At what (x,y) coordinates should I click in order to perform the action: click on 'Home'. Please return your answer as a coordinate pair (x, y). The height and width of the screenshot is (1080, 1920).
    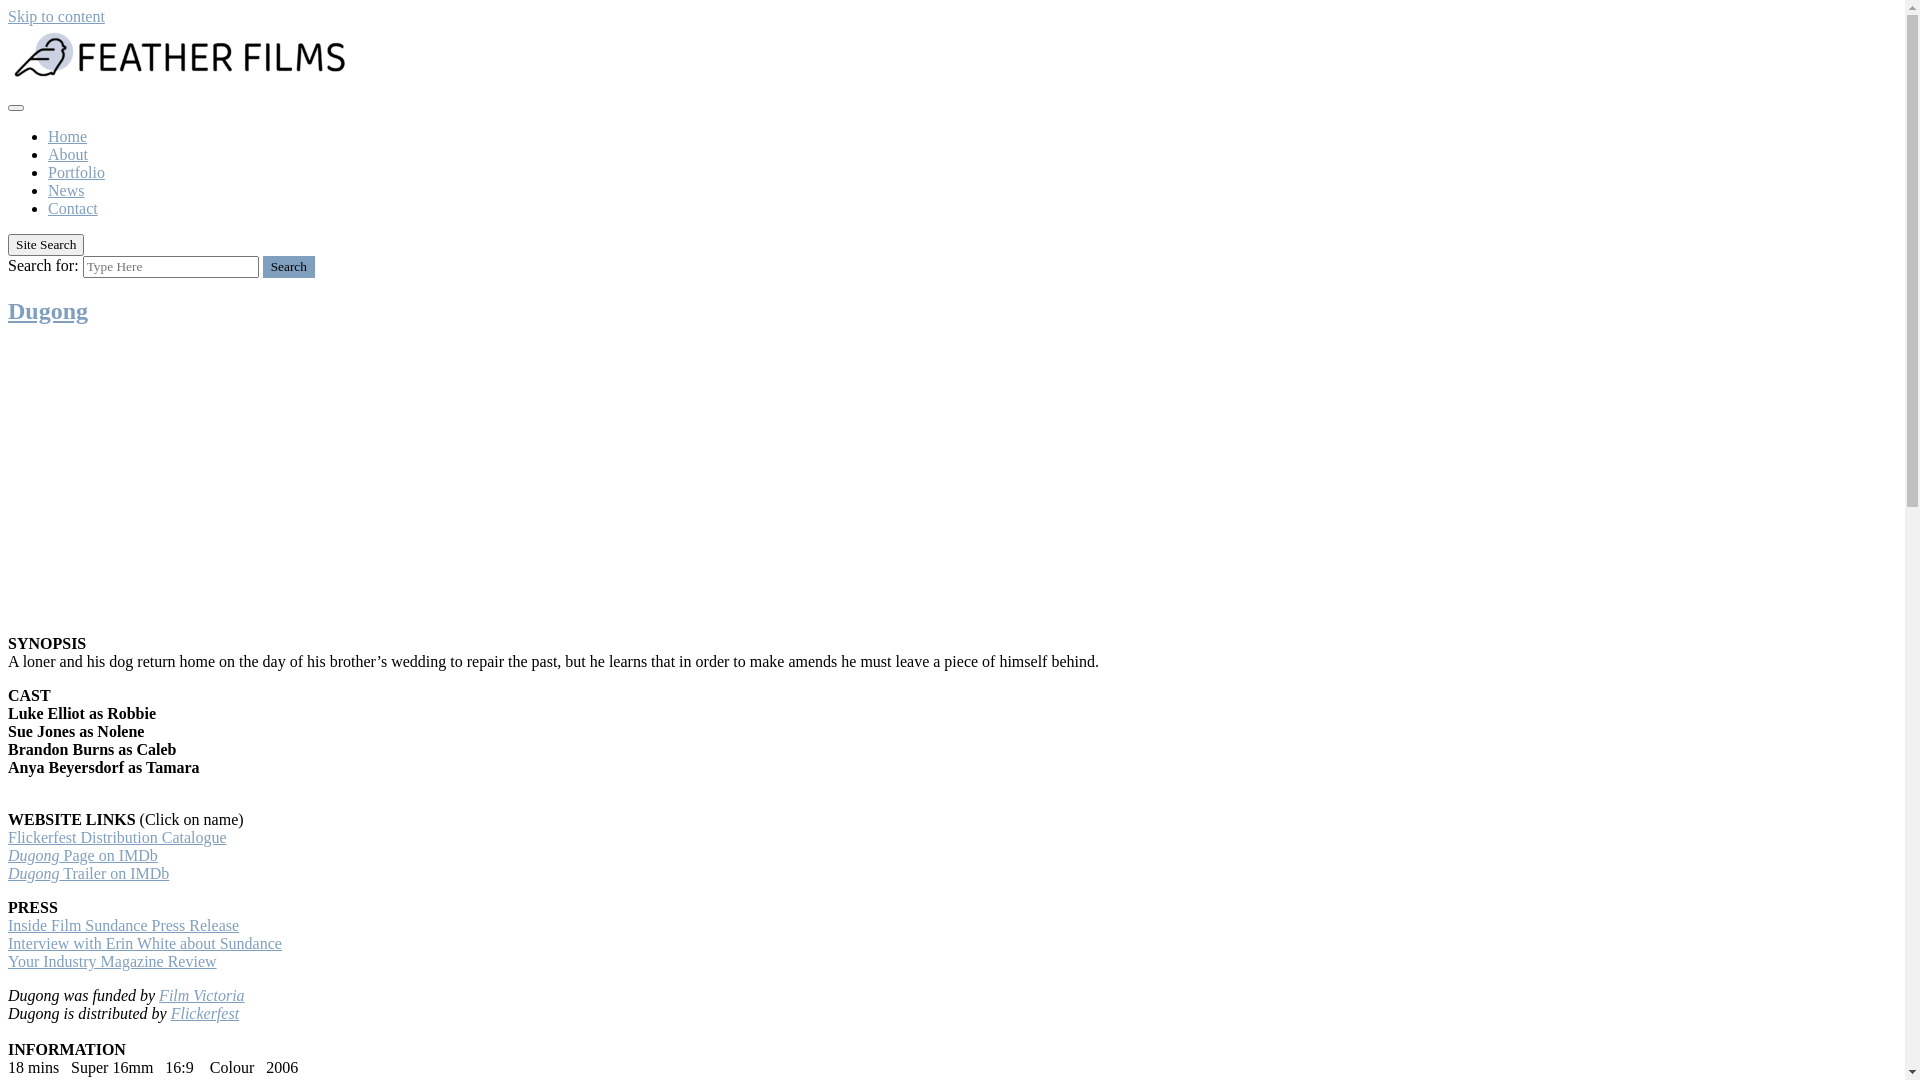
    Looking at the image, I should click on (48, 135).